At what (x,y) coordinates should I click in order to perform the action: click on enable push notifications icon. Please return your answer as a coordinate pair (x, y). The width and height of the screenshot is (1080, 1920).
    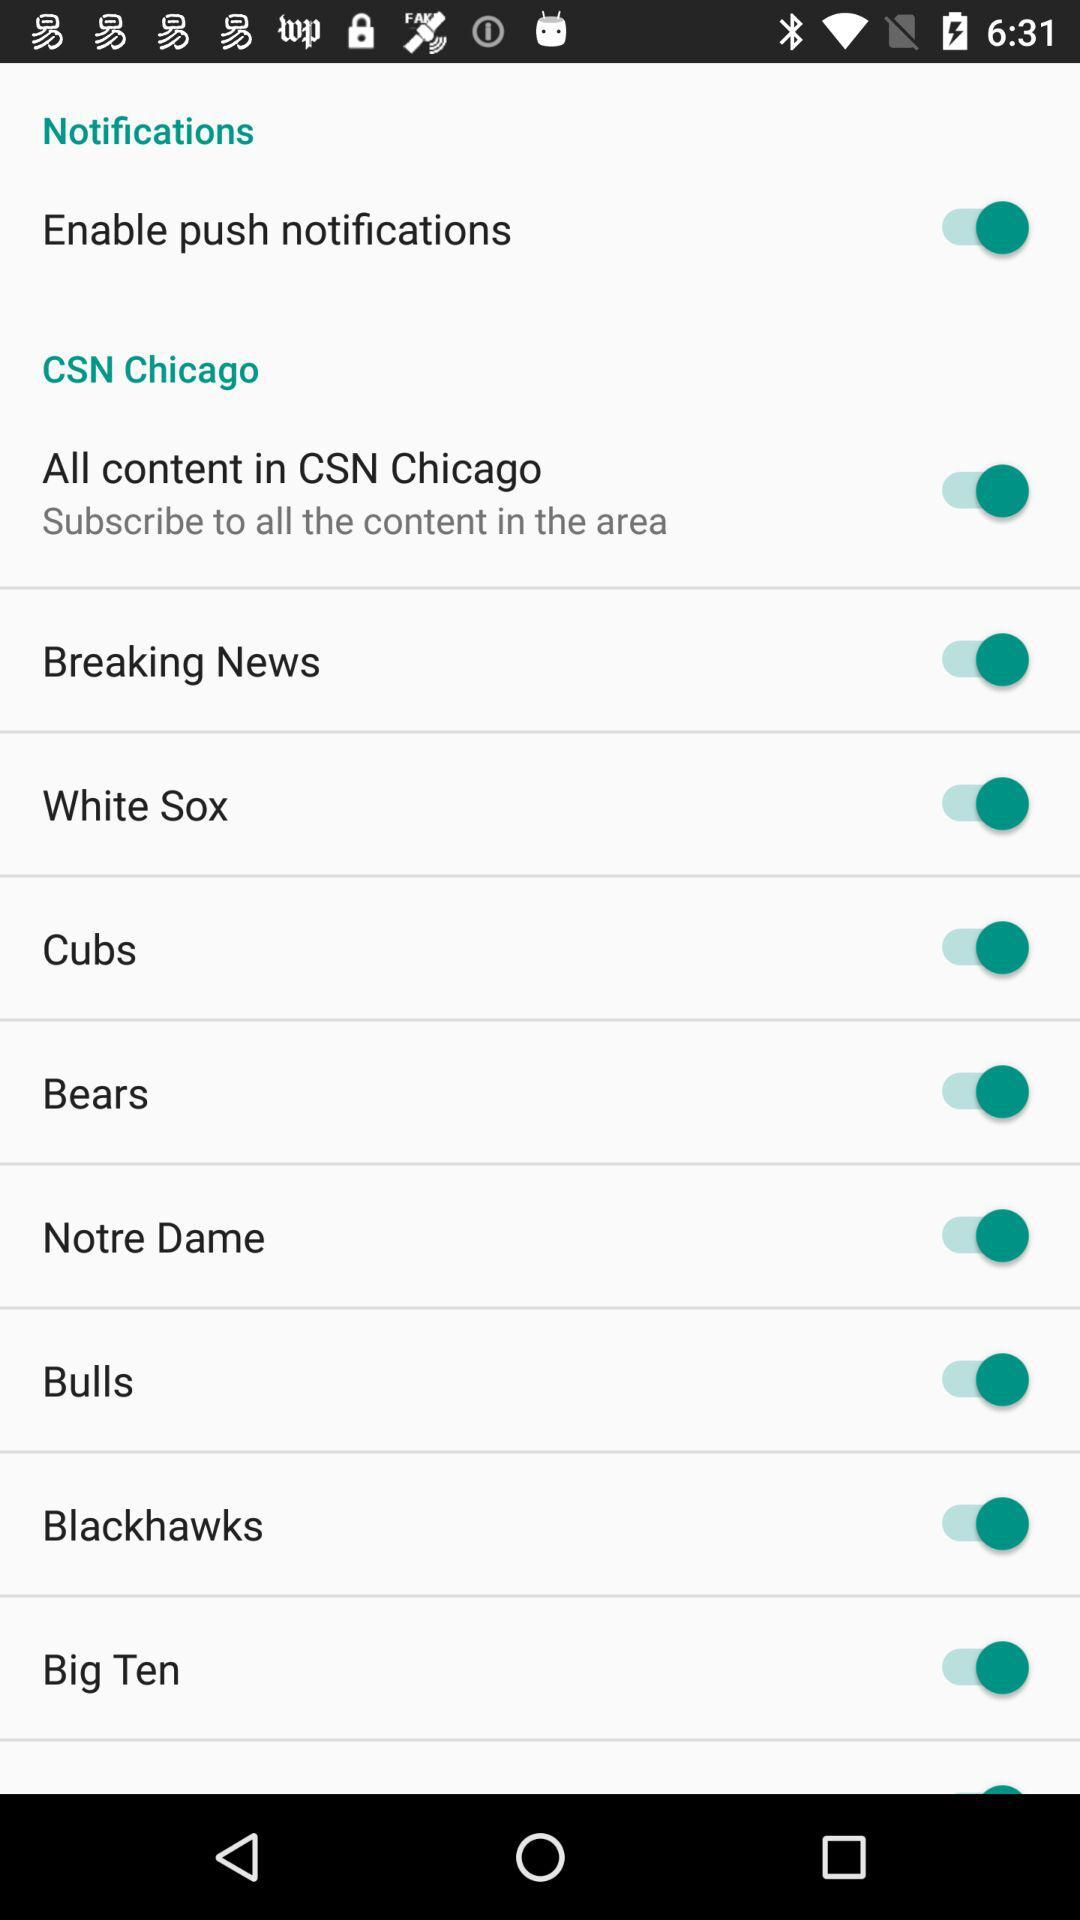
    Looking at the image, I should click on (277, 228).